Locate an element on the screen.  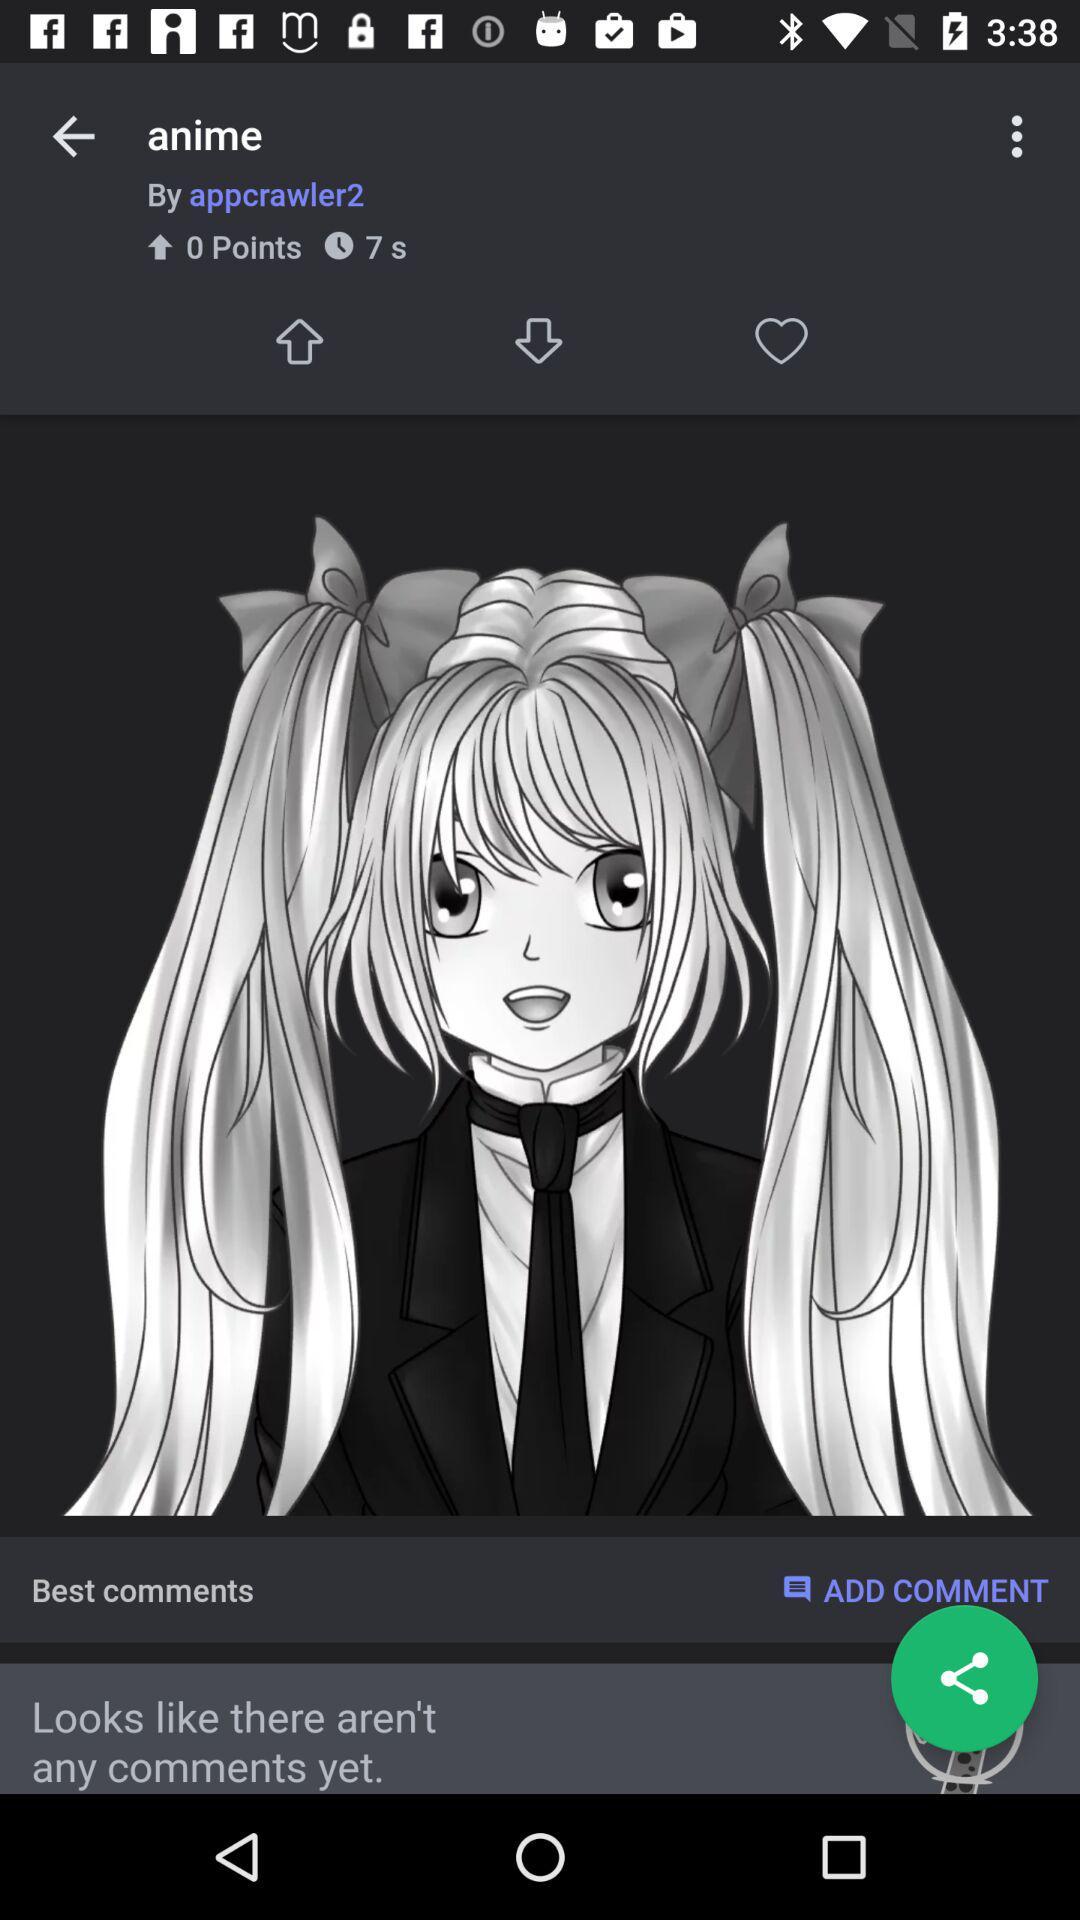
choose the selection is located at coordinates (298, 341).